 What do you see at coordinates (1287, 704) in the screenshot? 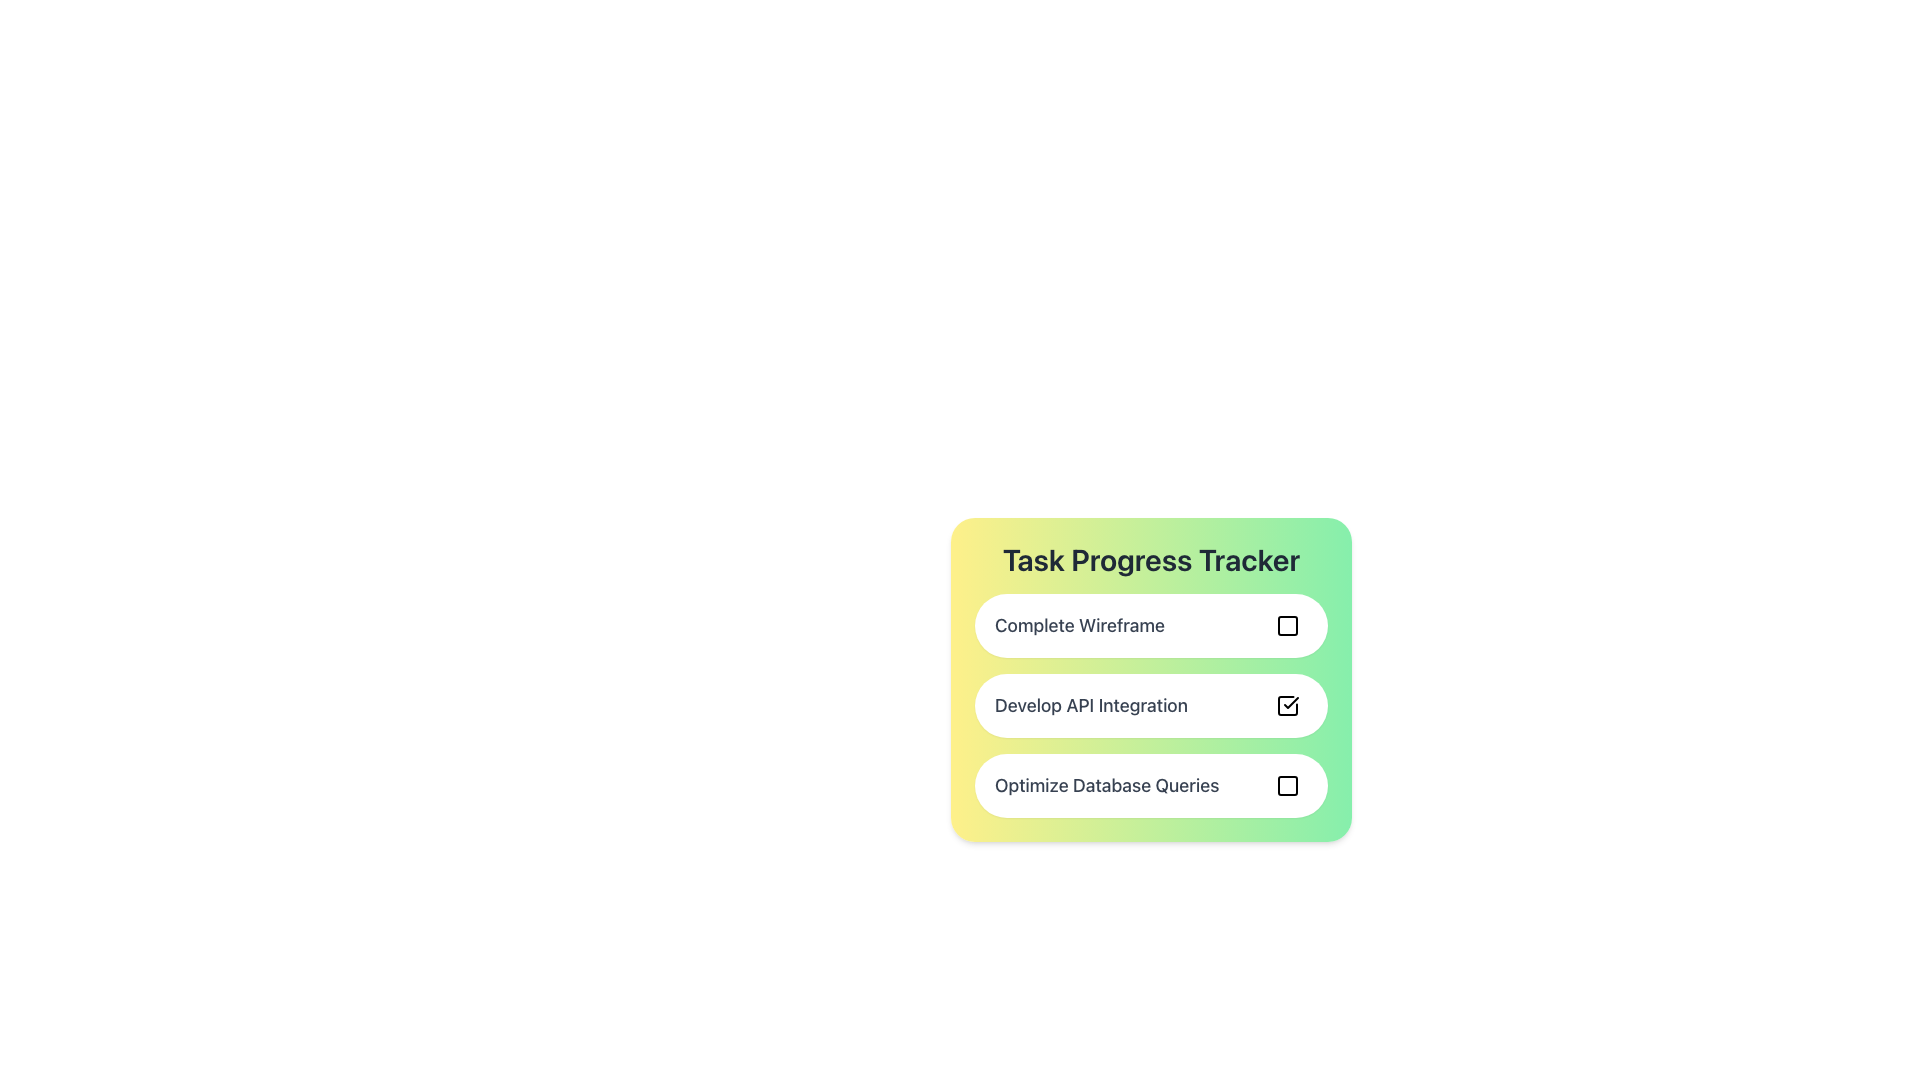
I see `the checkbox with a checkmark inside, located to the right of the 'Develop API Integration' task item in the 'Task Progress Tracker' section` at bounding box center [1287, 704].